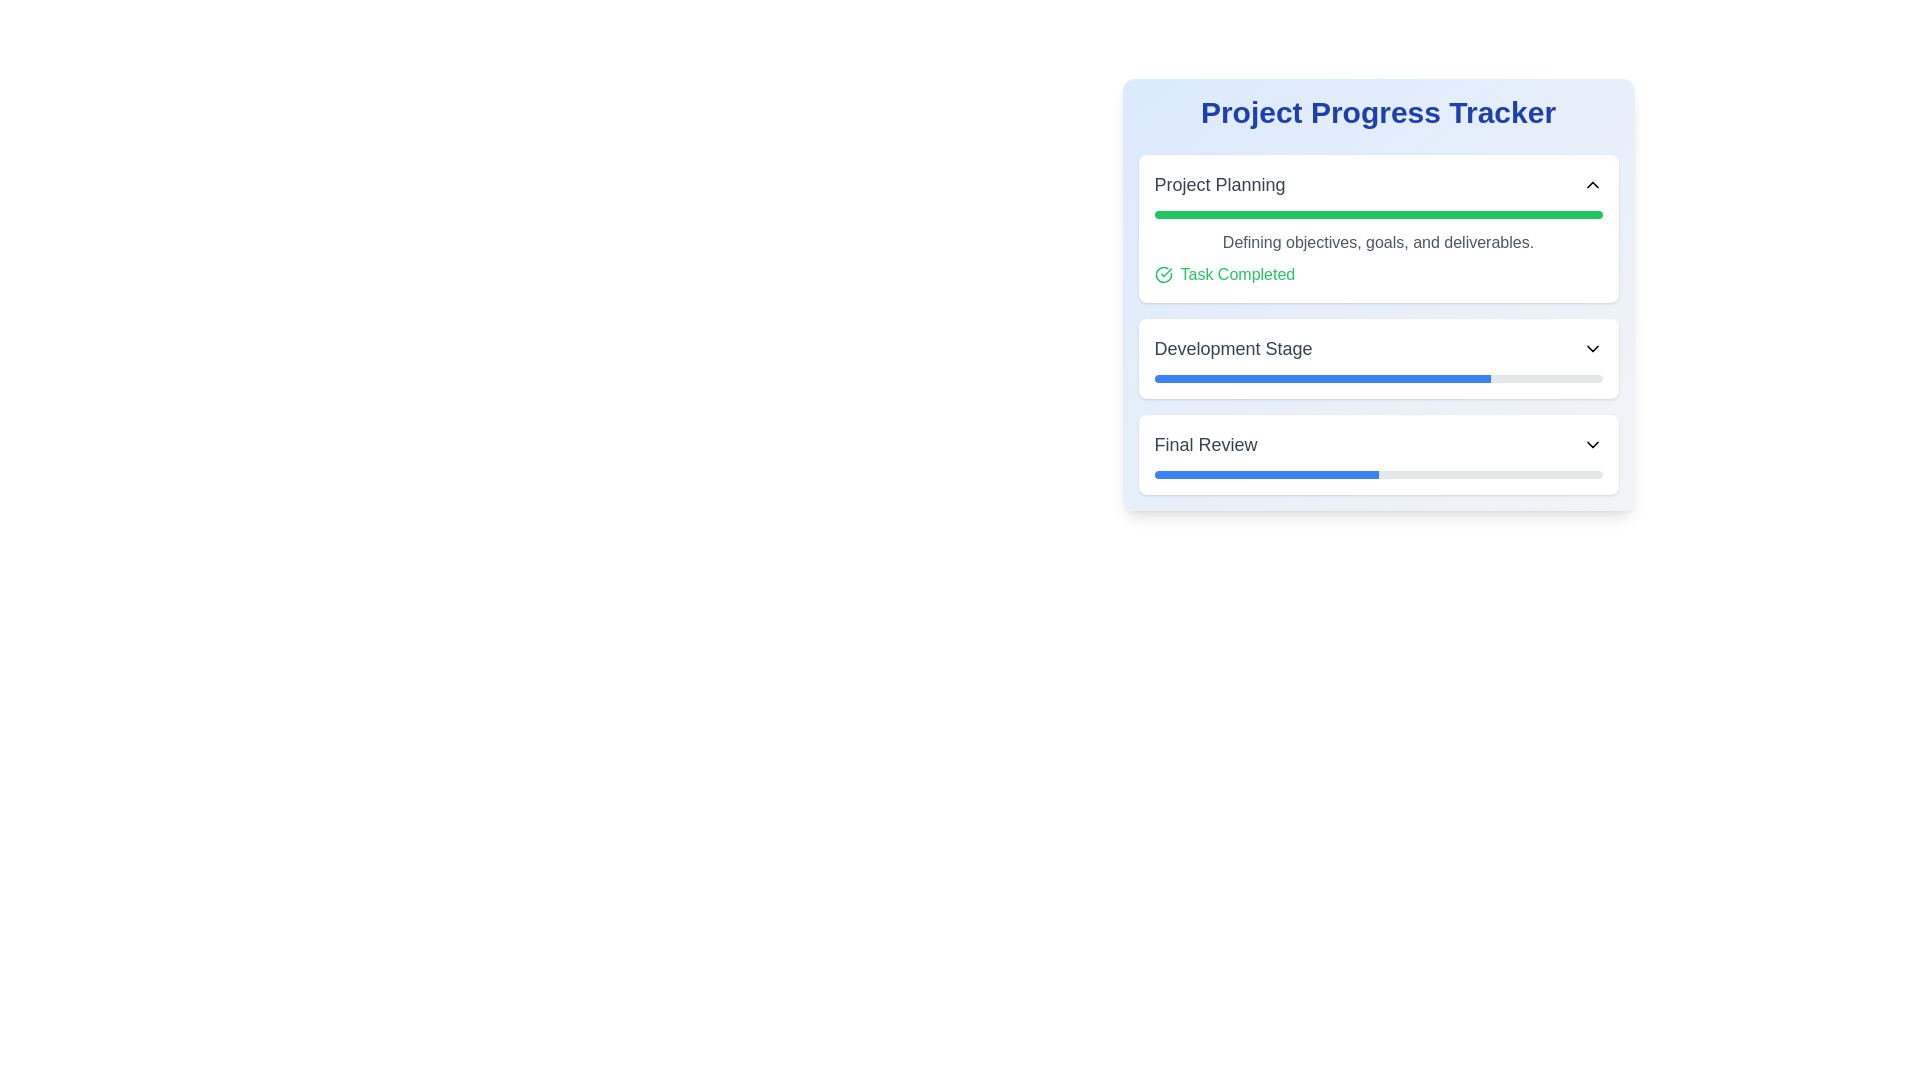 This screenshot has height=1080, width=1920. Describe the element at coordinates (1591, 443) in the screenshot. I see `the downward-pointing chevron icon next to the 'Final Review' text` at that location.